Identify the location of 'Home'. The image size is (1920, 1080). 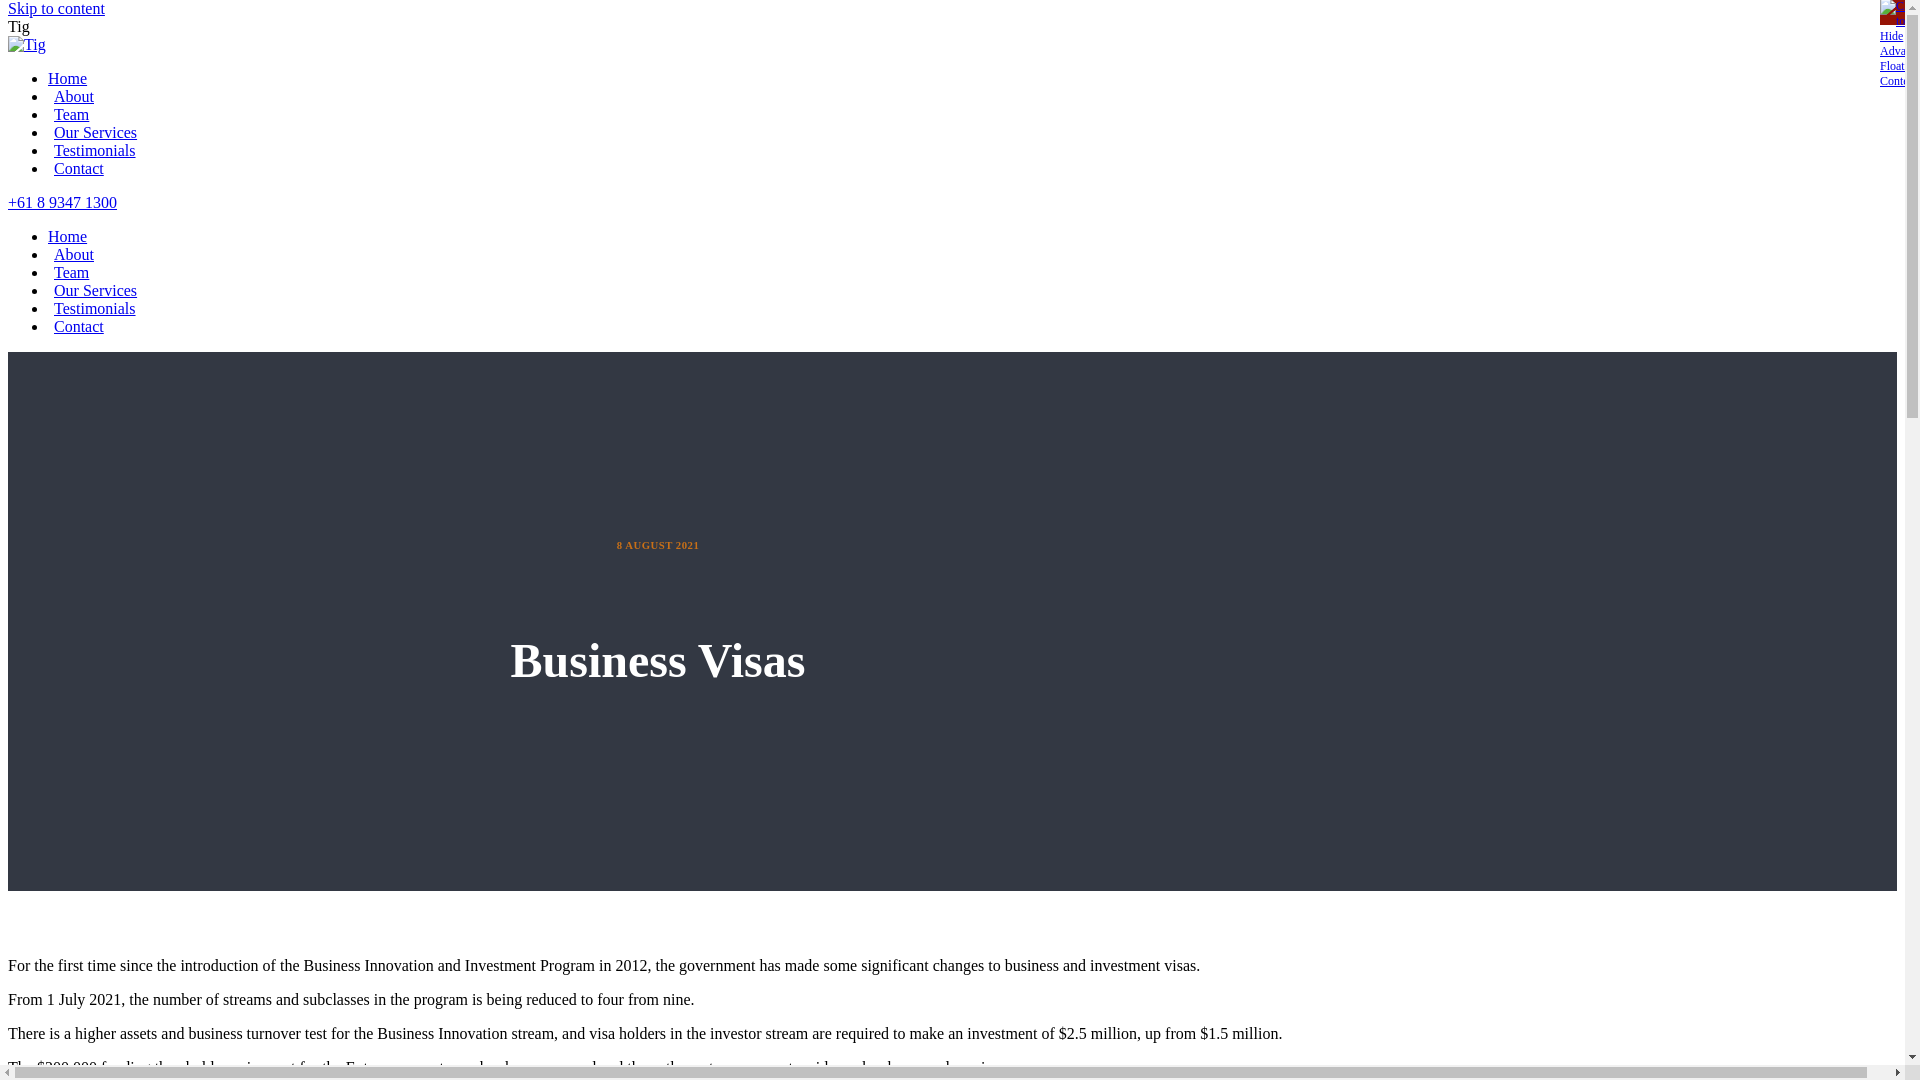
(67, 77).